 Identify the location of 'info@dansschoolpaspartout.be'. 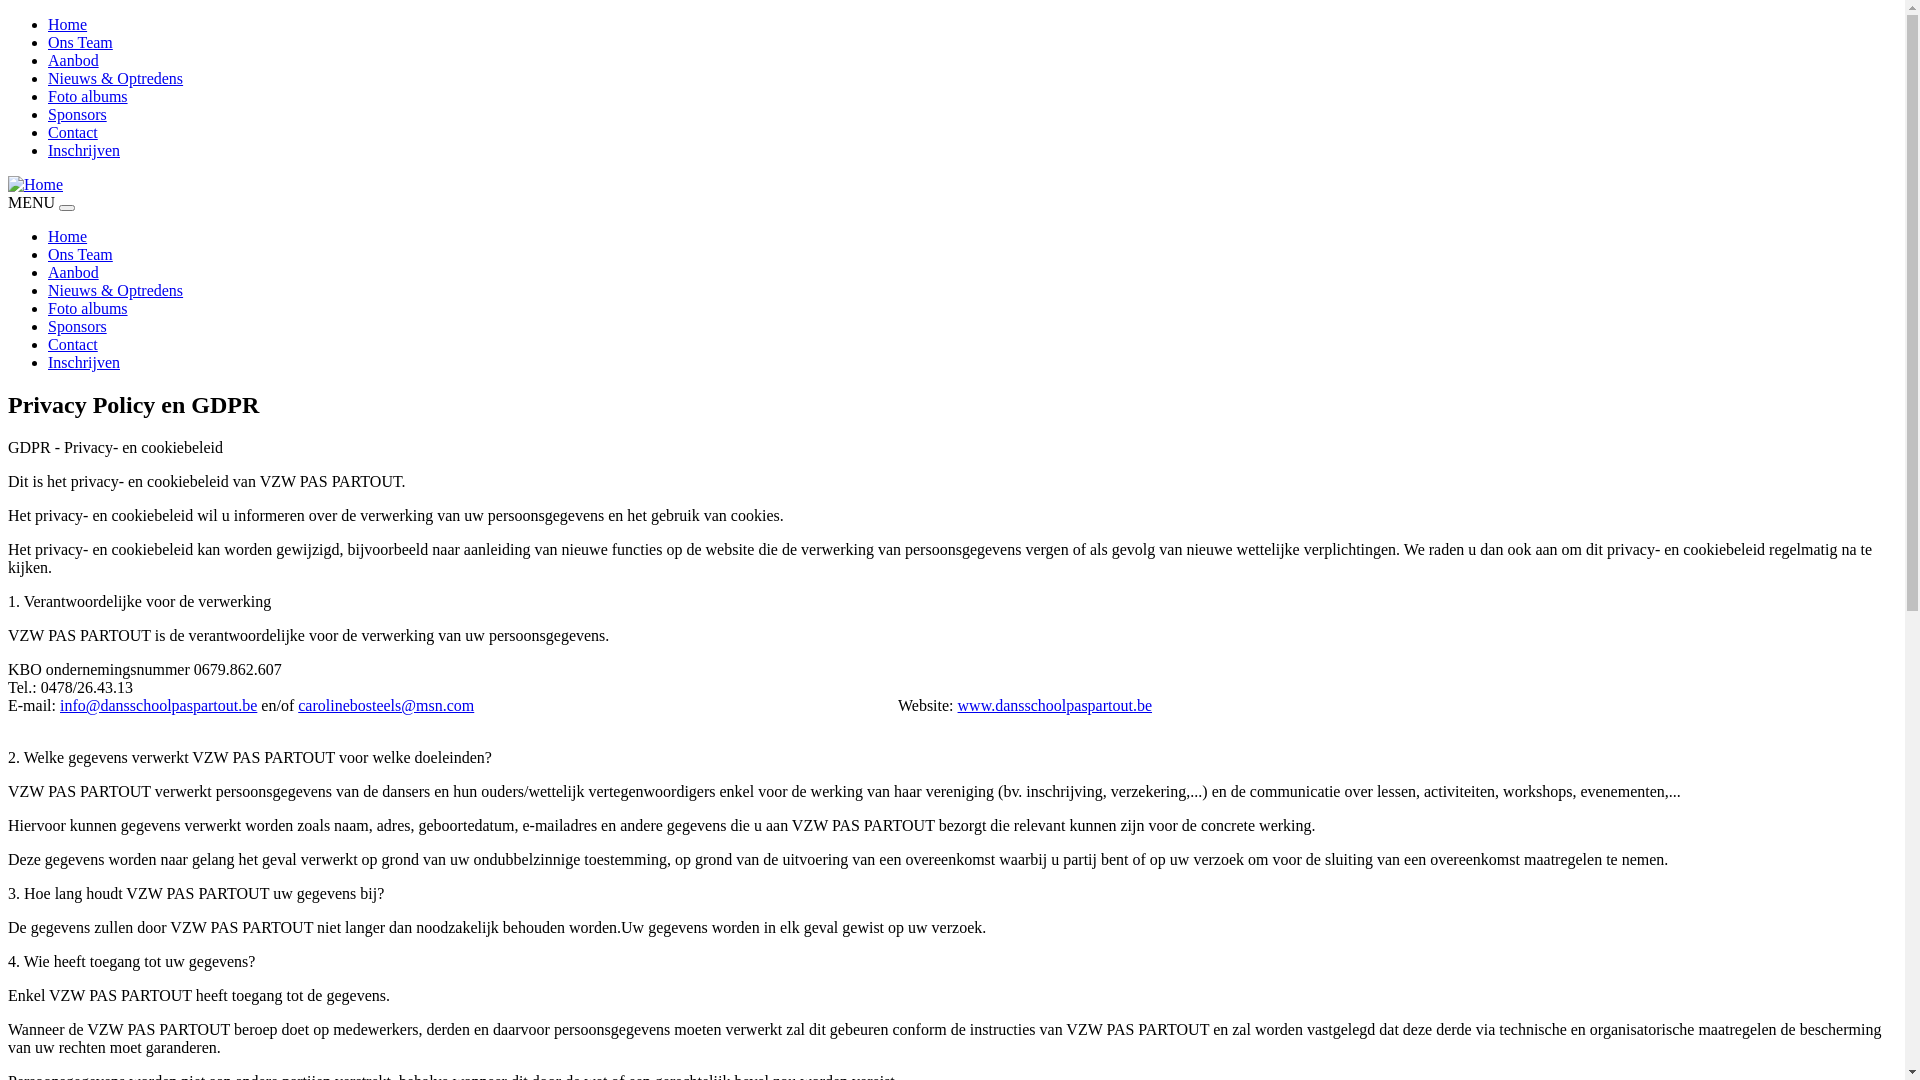
(157, 704).